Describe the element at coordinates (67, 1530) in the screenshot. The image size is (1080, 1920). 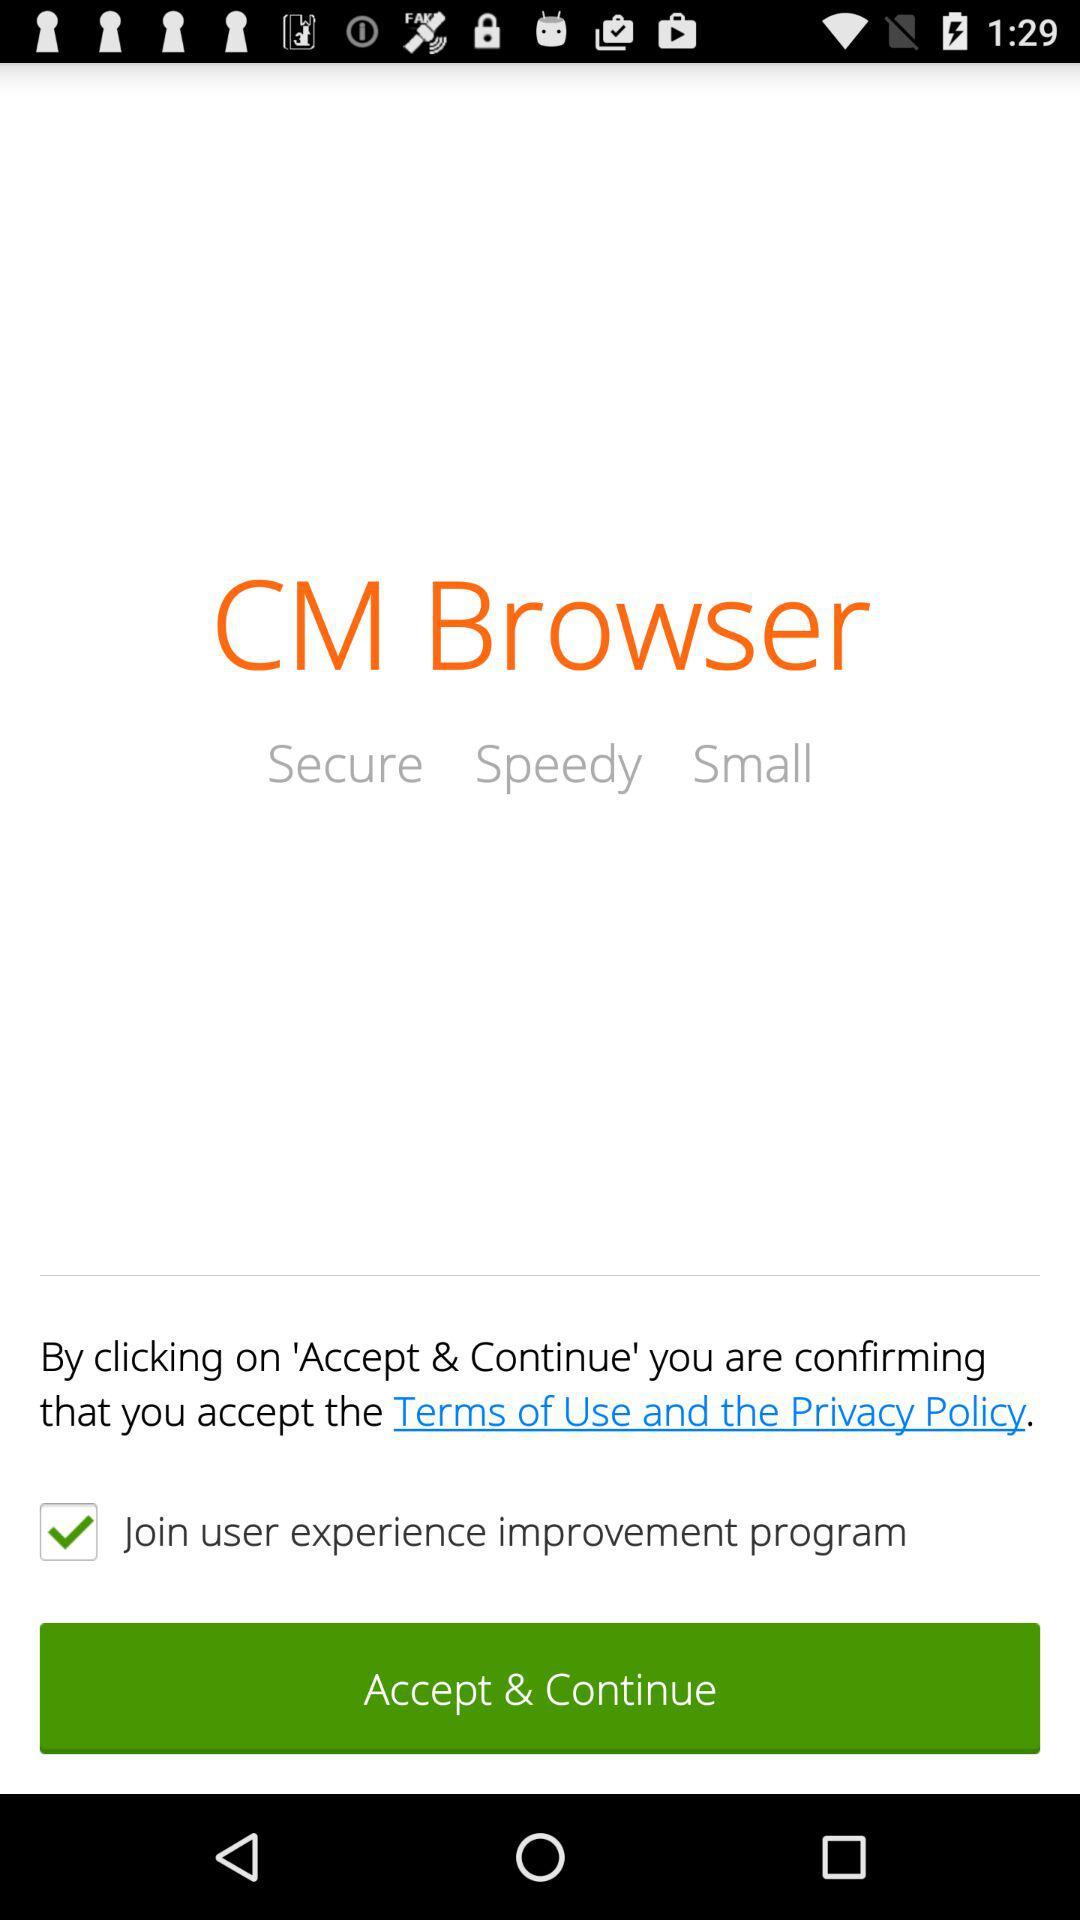
I see `item next to join user experience app` at that location.